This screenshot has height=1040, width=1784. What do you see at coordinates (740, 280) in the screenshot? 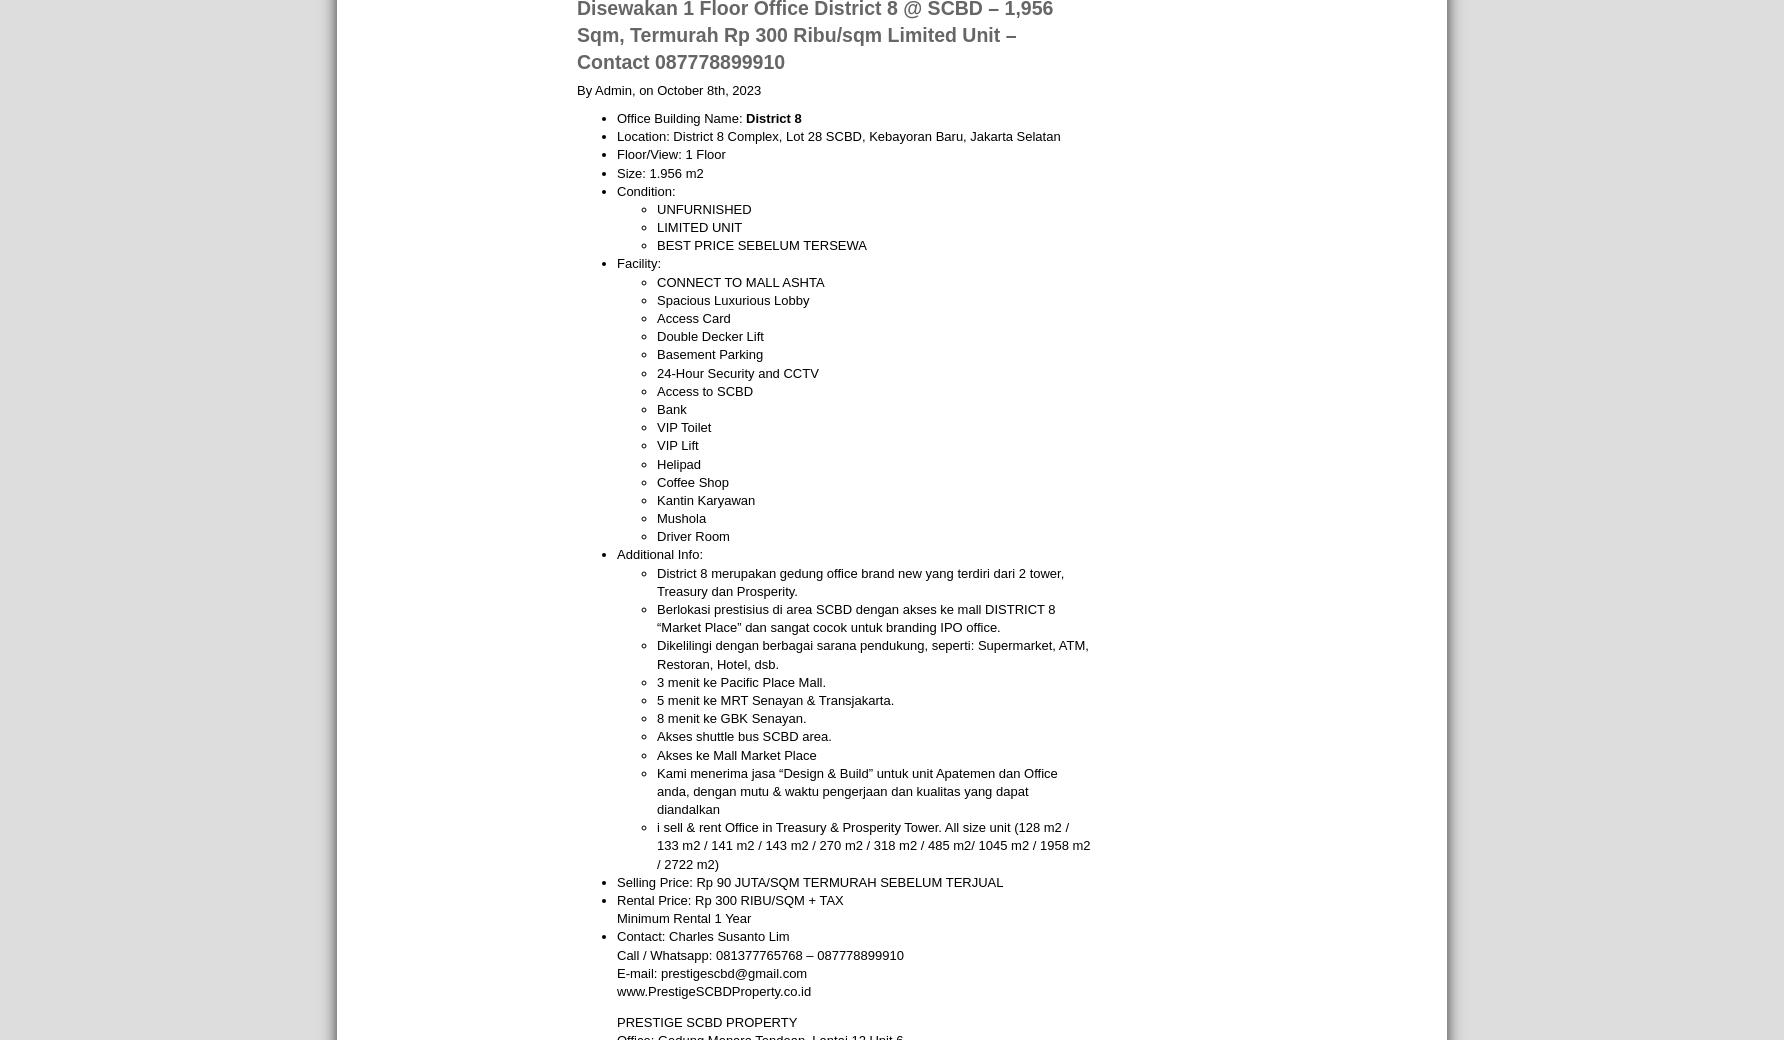
I see `'CONNECT TO MALL ASHTA'` at bounding box center [740, 280].